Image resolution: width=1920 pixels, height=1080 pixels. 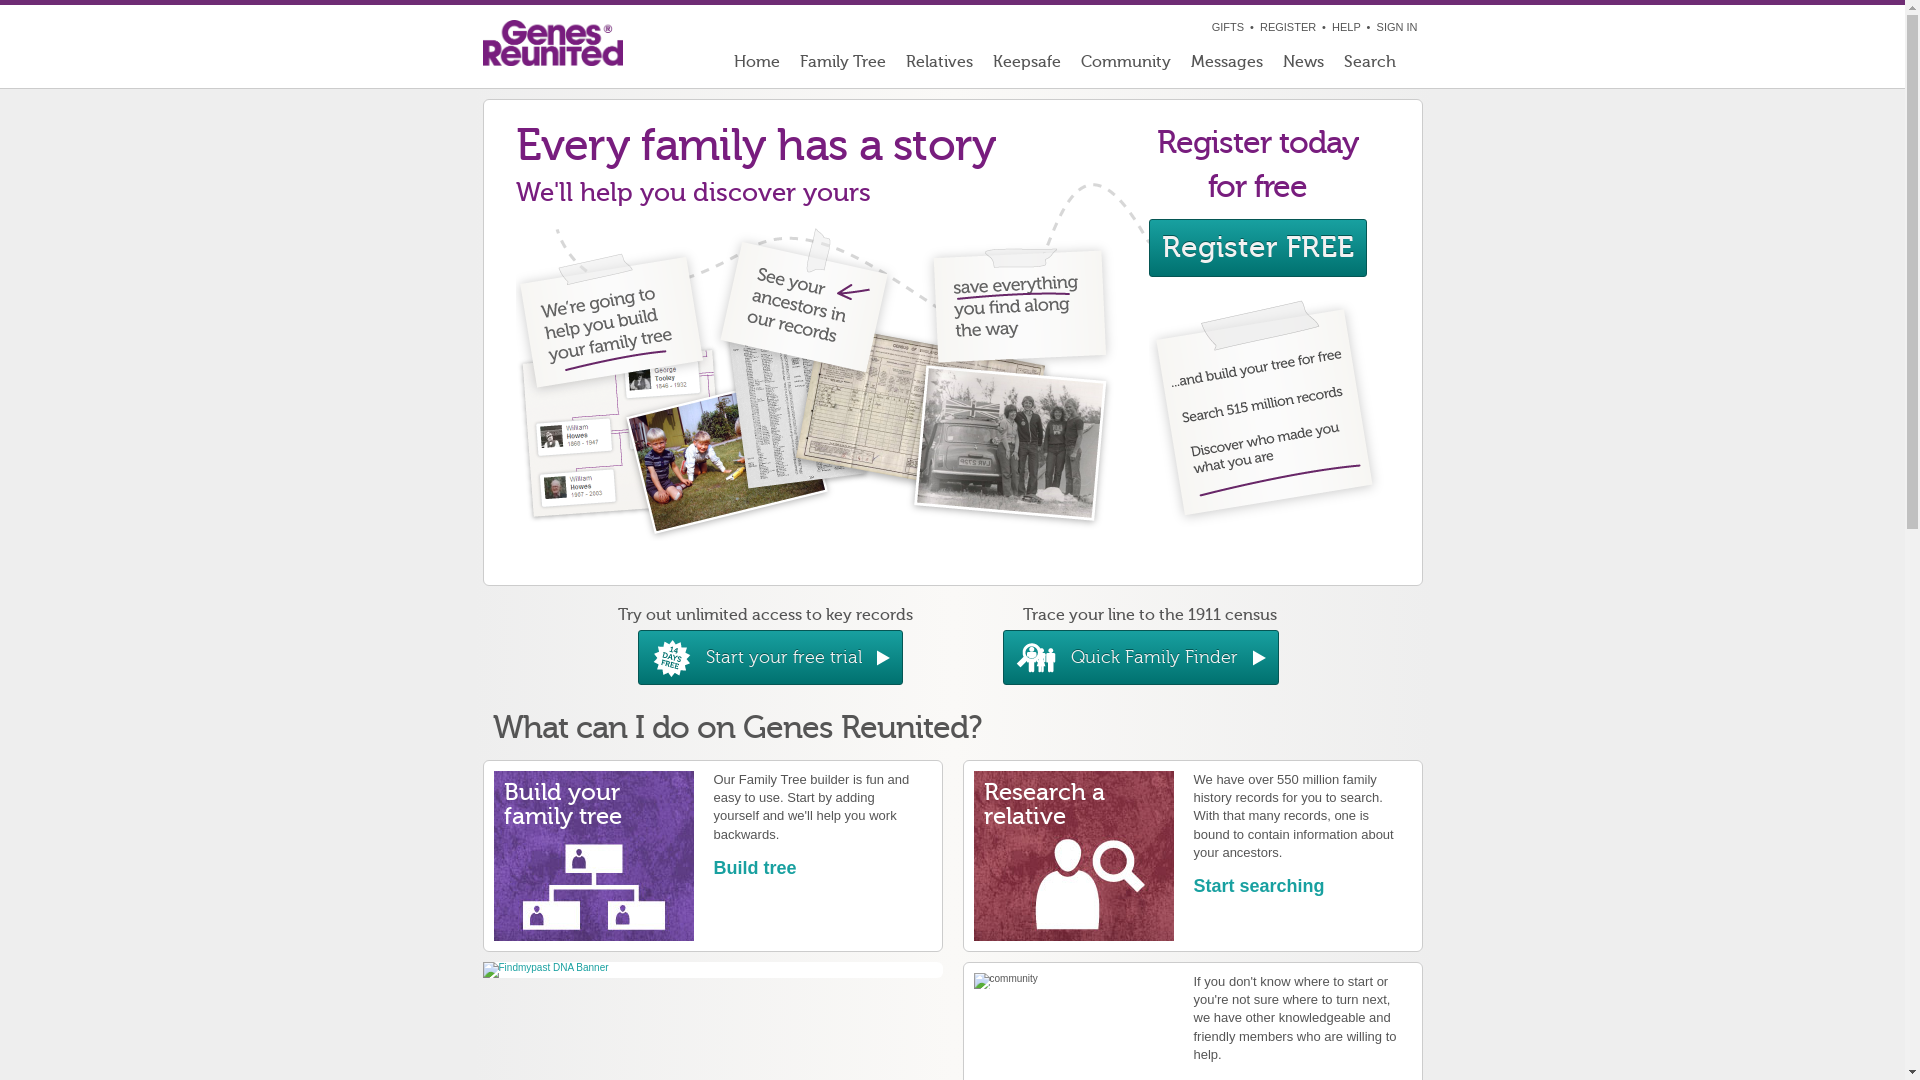 I want to click on 'Home', so click(x=756, y=65).